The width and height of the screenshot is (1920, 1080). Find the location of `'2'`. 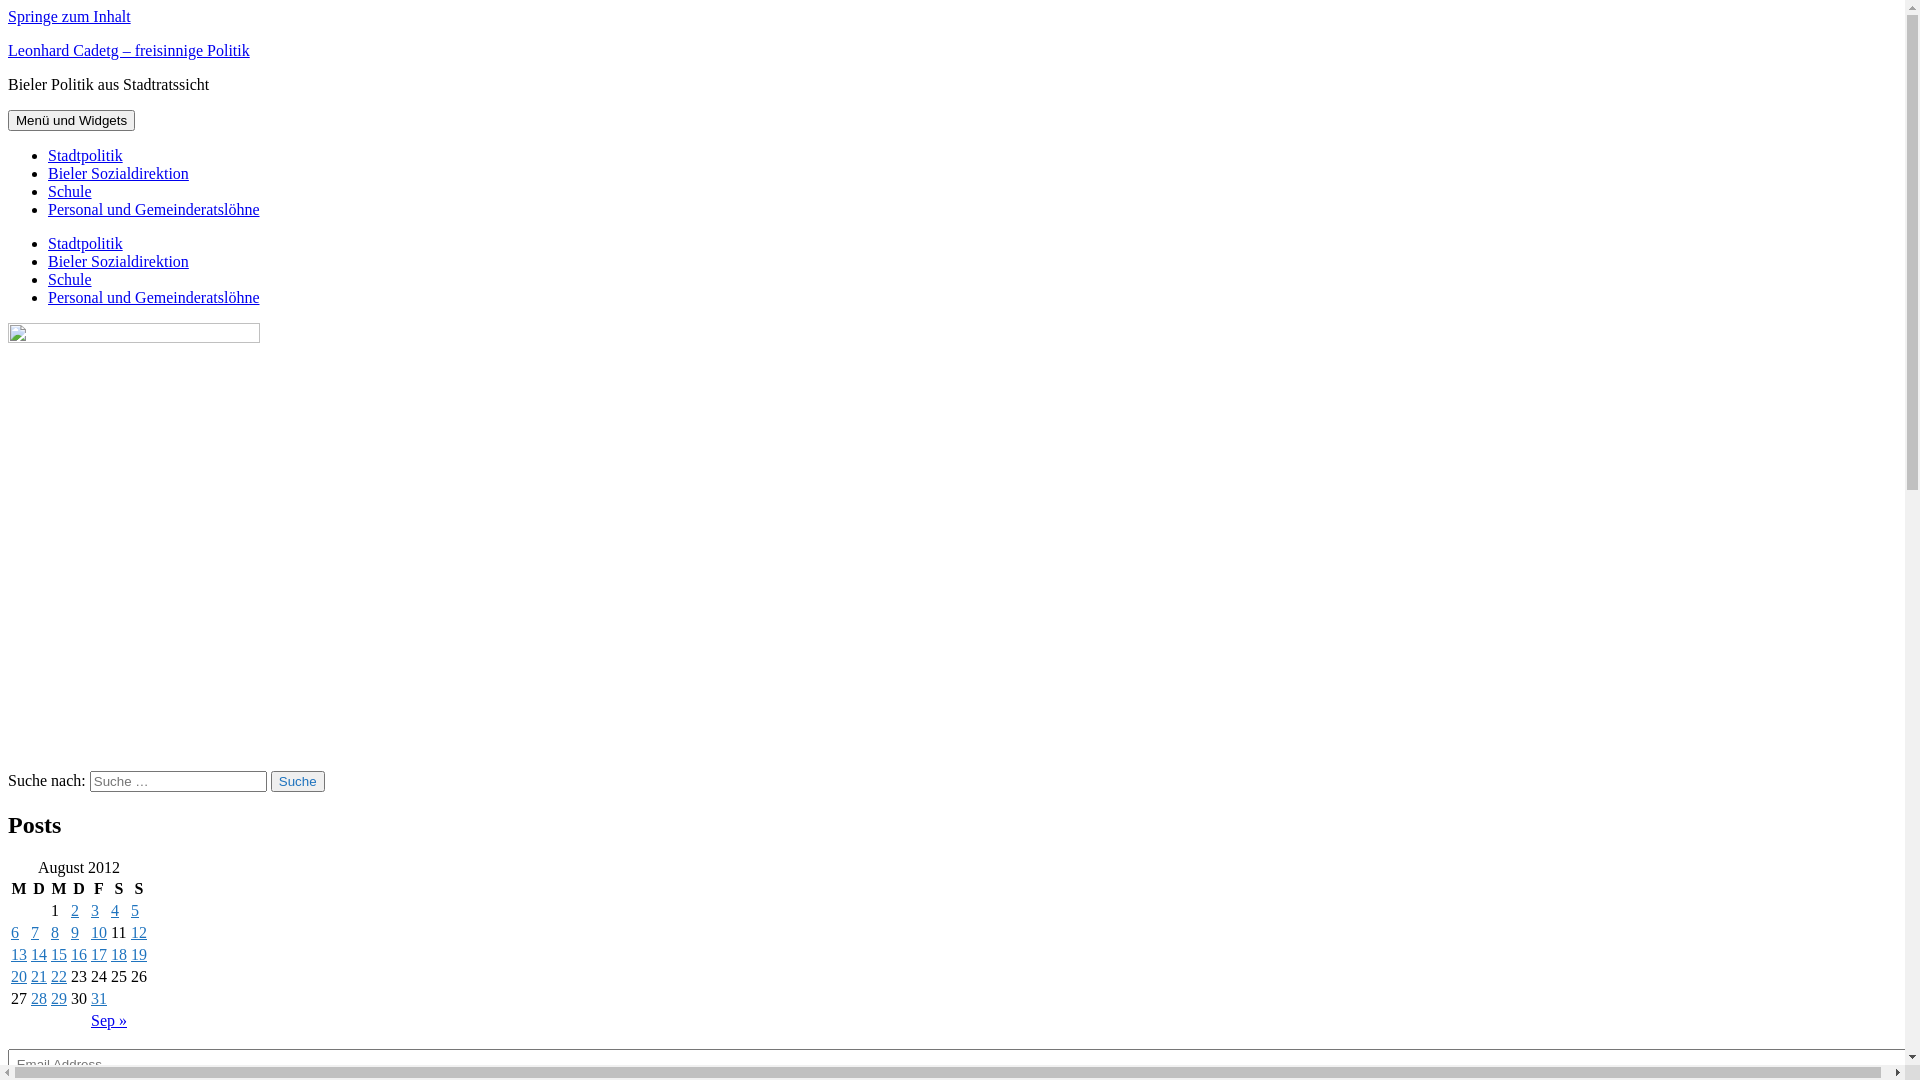

'2' is located at coordinates (71, 910).